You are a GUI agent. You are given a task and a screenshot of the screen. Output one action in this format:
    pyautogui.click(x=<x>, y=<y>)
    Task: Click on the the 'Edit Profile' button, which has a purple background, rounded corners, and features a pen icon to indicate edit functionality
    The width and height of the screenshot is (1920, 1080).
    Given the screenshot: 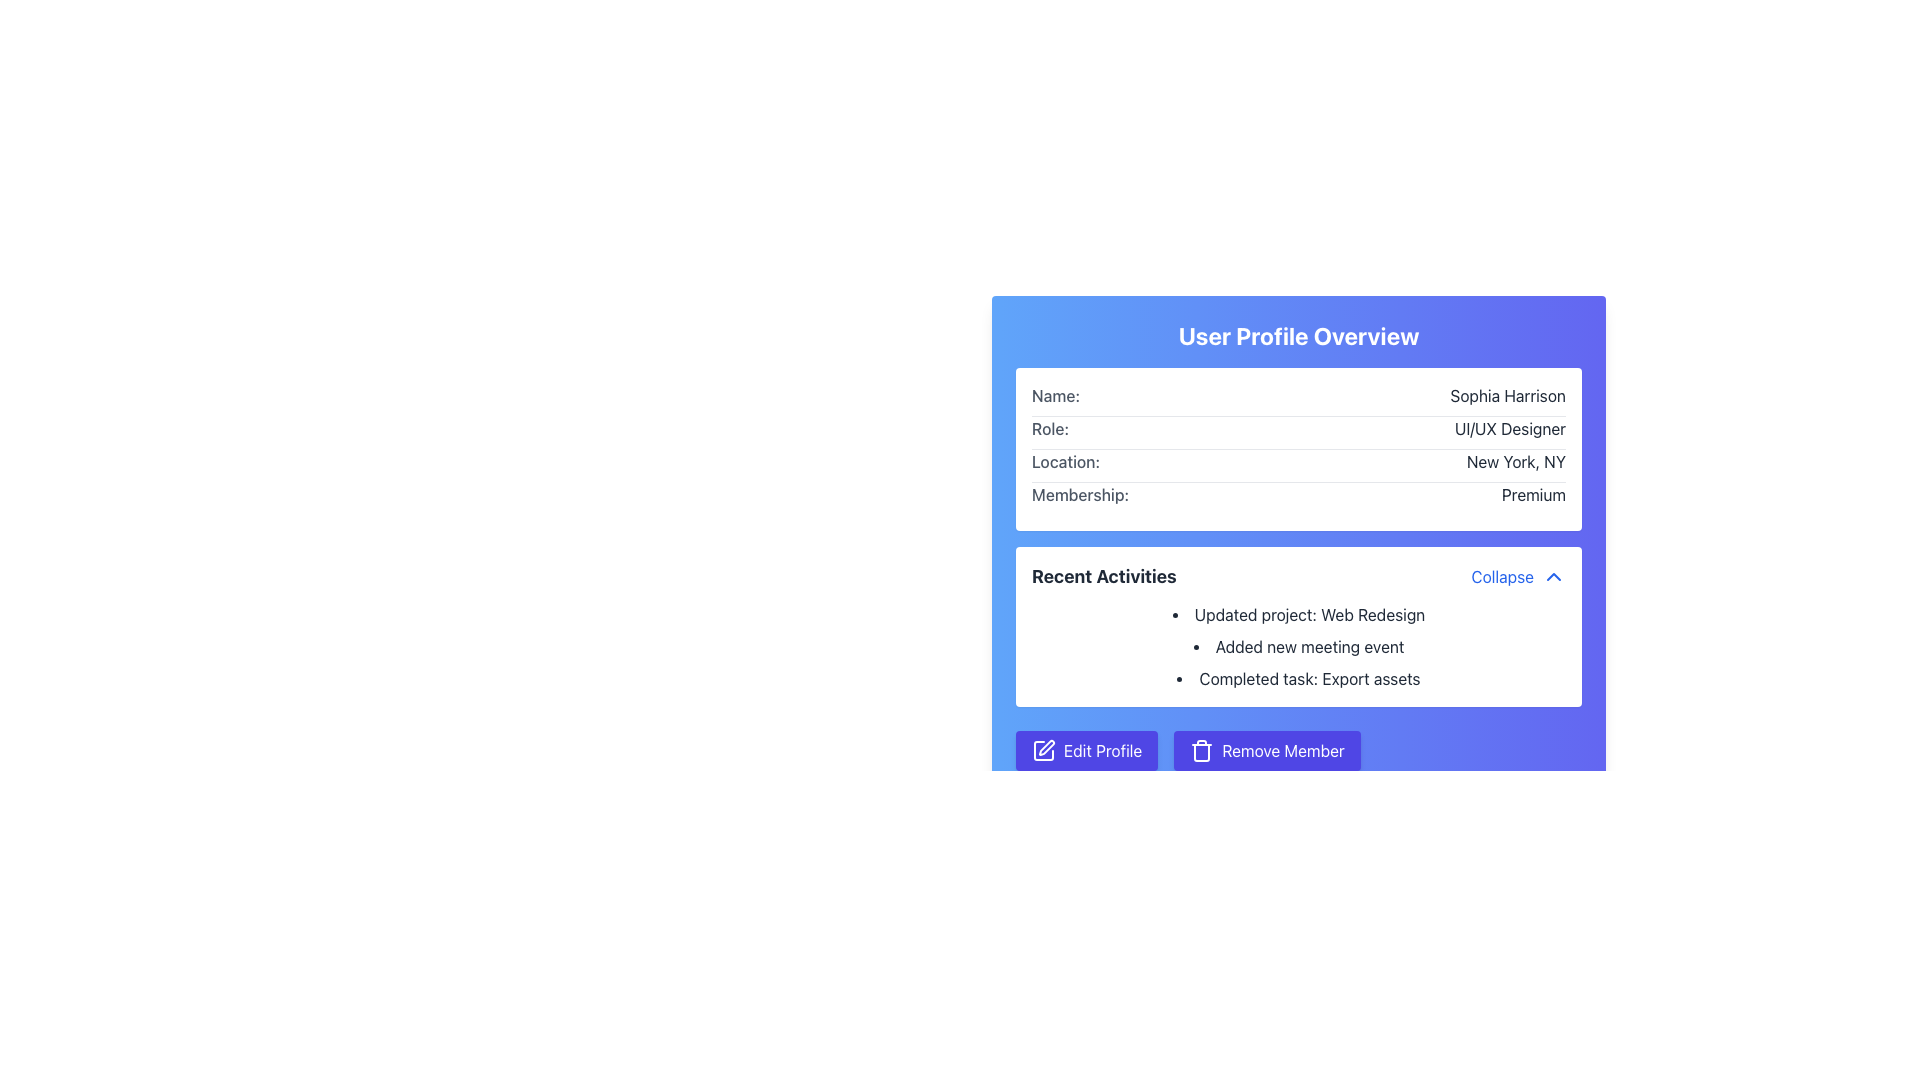 What is the action you would take?
    pyautogui.click(x=1086, y=751)
    